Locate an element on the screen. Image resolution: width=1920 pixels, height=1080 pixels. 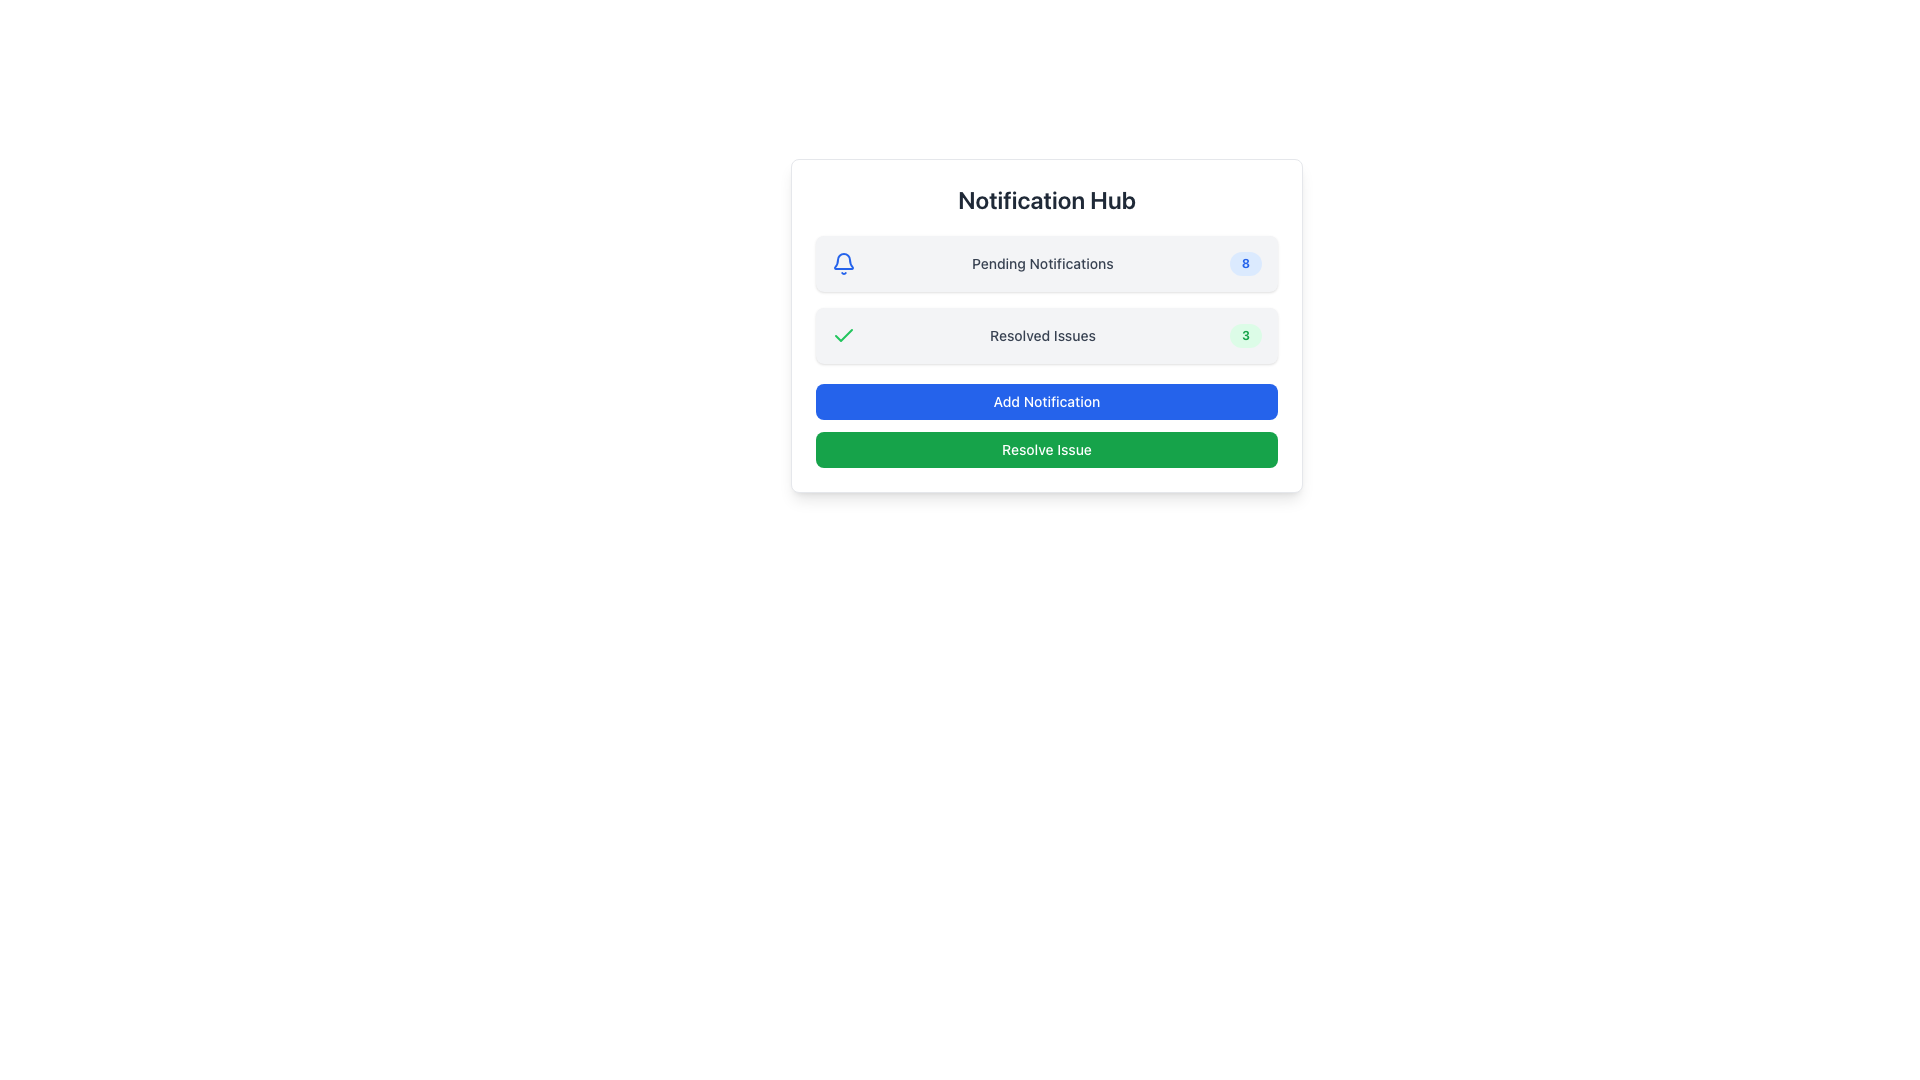
the notification icon located beside the 'Pending Notifications' text in the Notification Hub interface to read the tooltip is located at coordinates (844, 260).